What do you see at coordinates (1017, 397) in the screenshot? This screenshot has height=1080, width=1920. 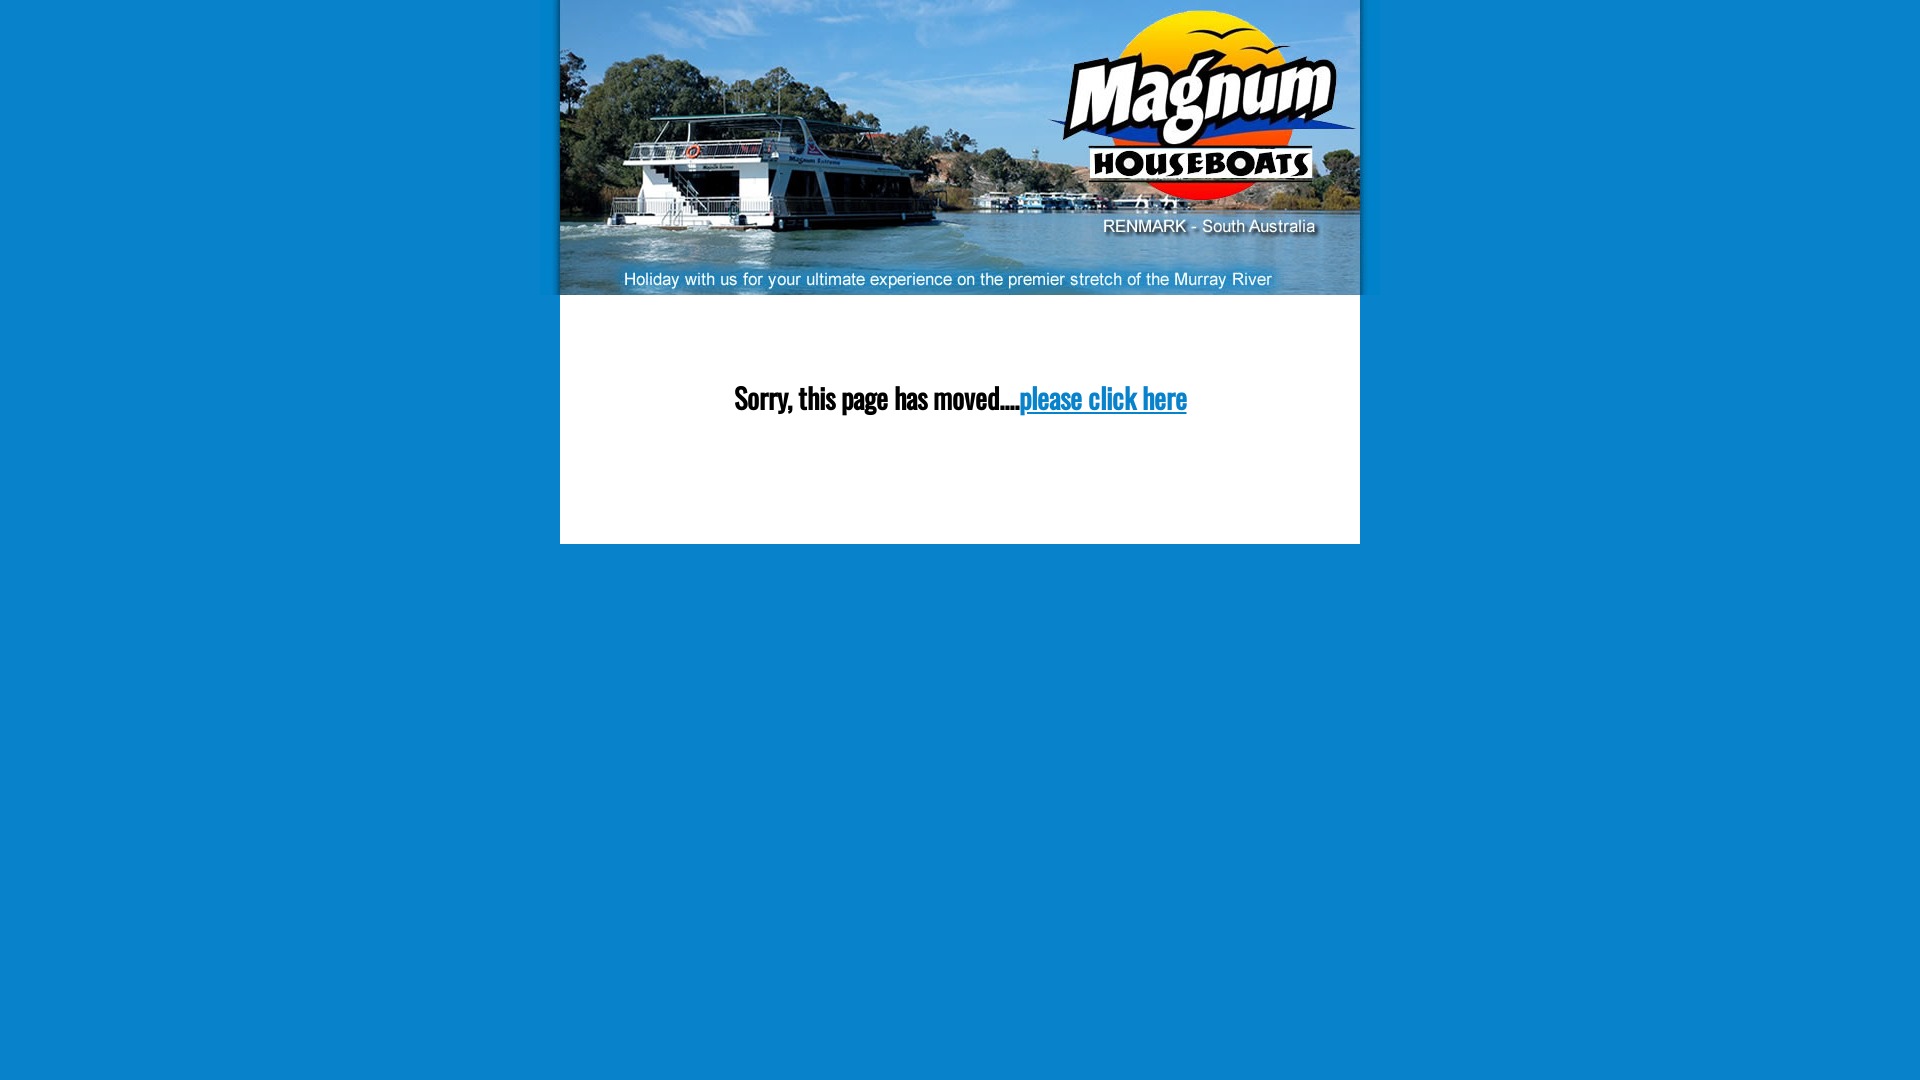 I see `'please click here'` at bounding box center [1017, 397].